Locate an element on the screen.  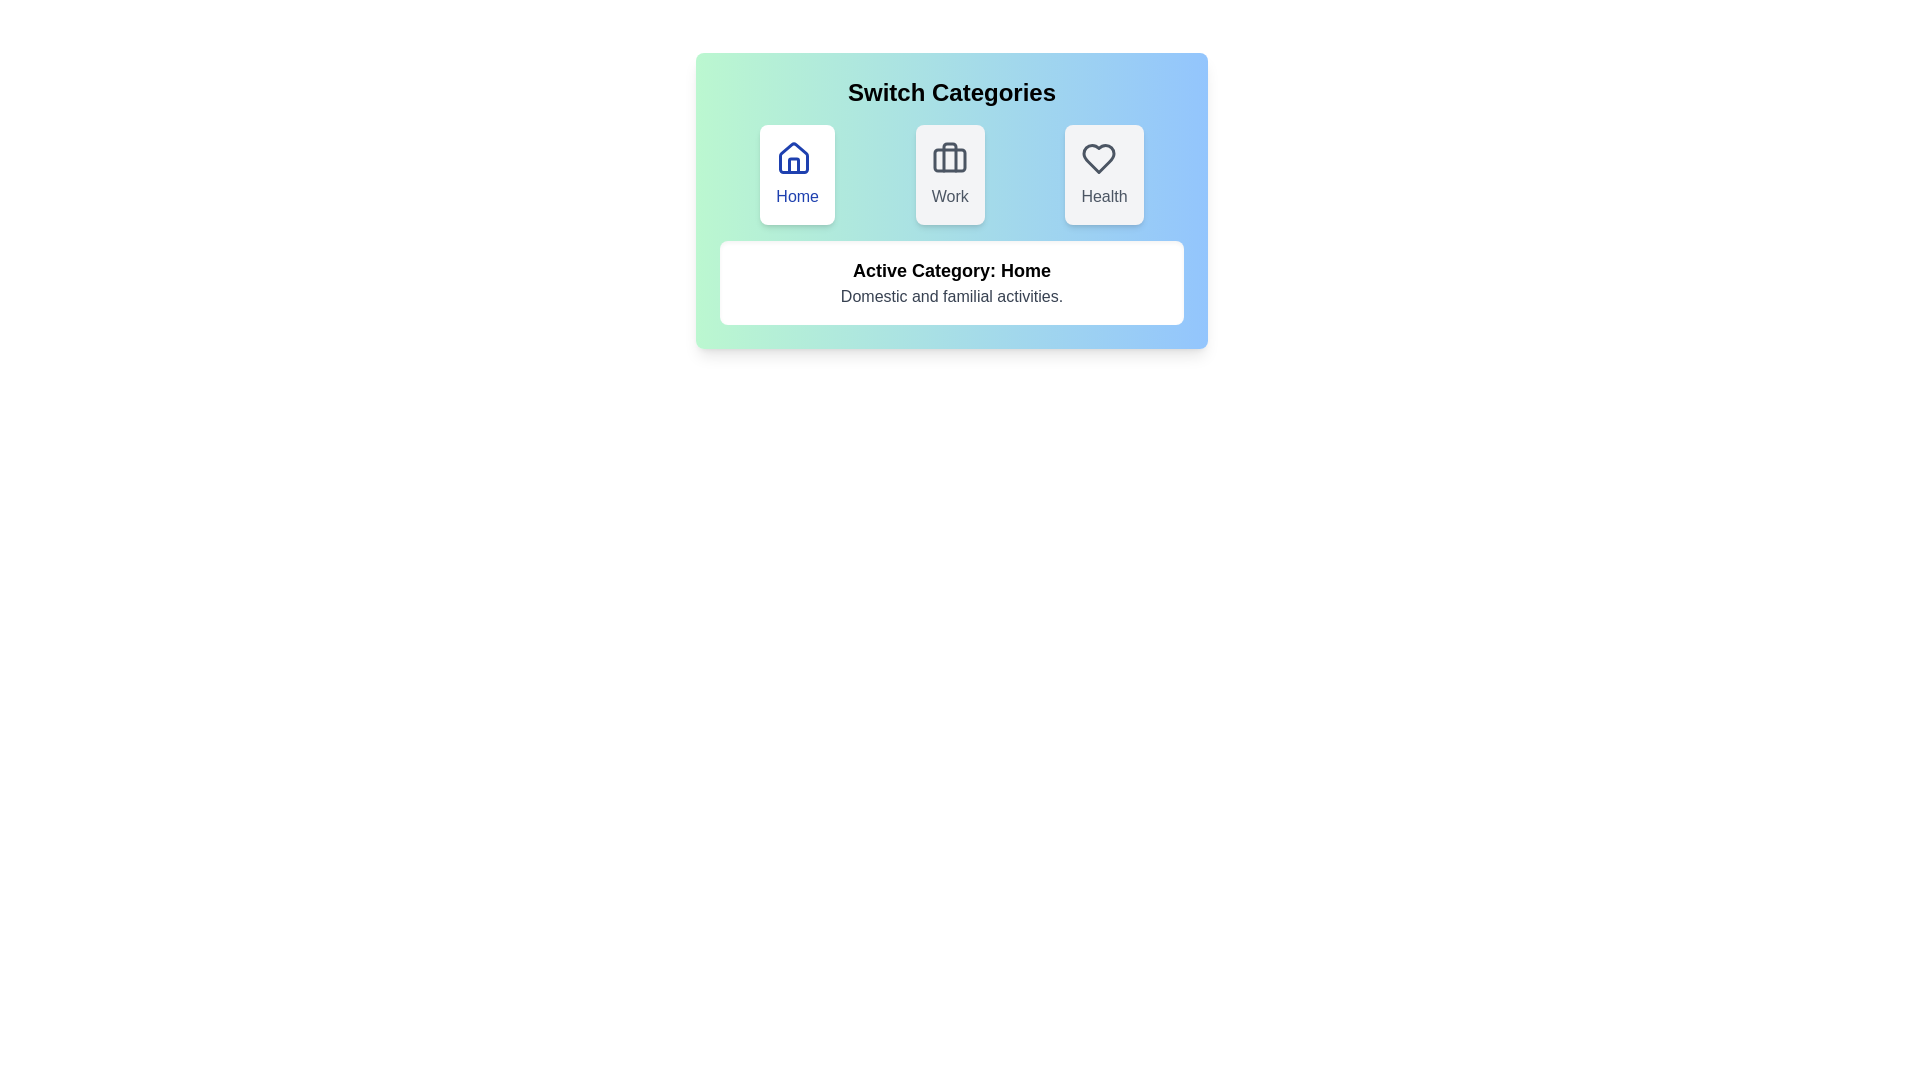
the category button corresponding to Work is located at coordinates (949, 173).